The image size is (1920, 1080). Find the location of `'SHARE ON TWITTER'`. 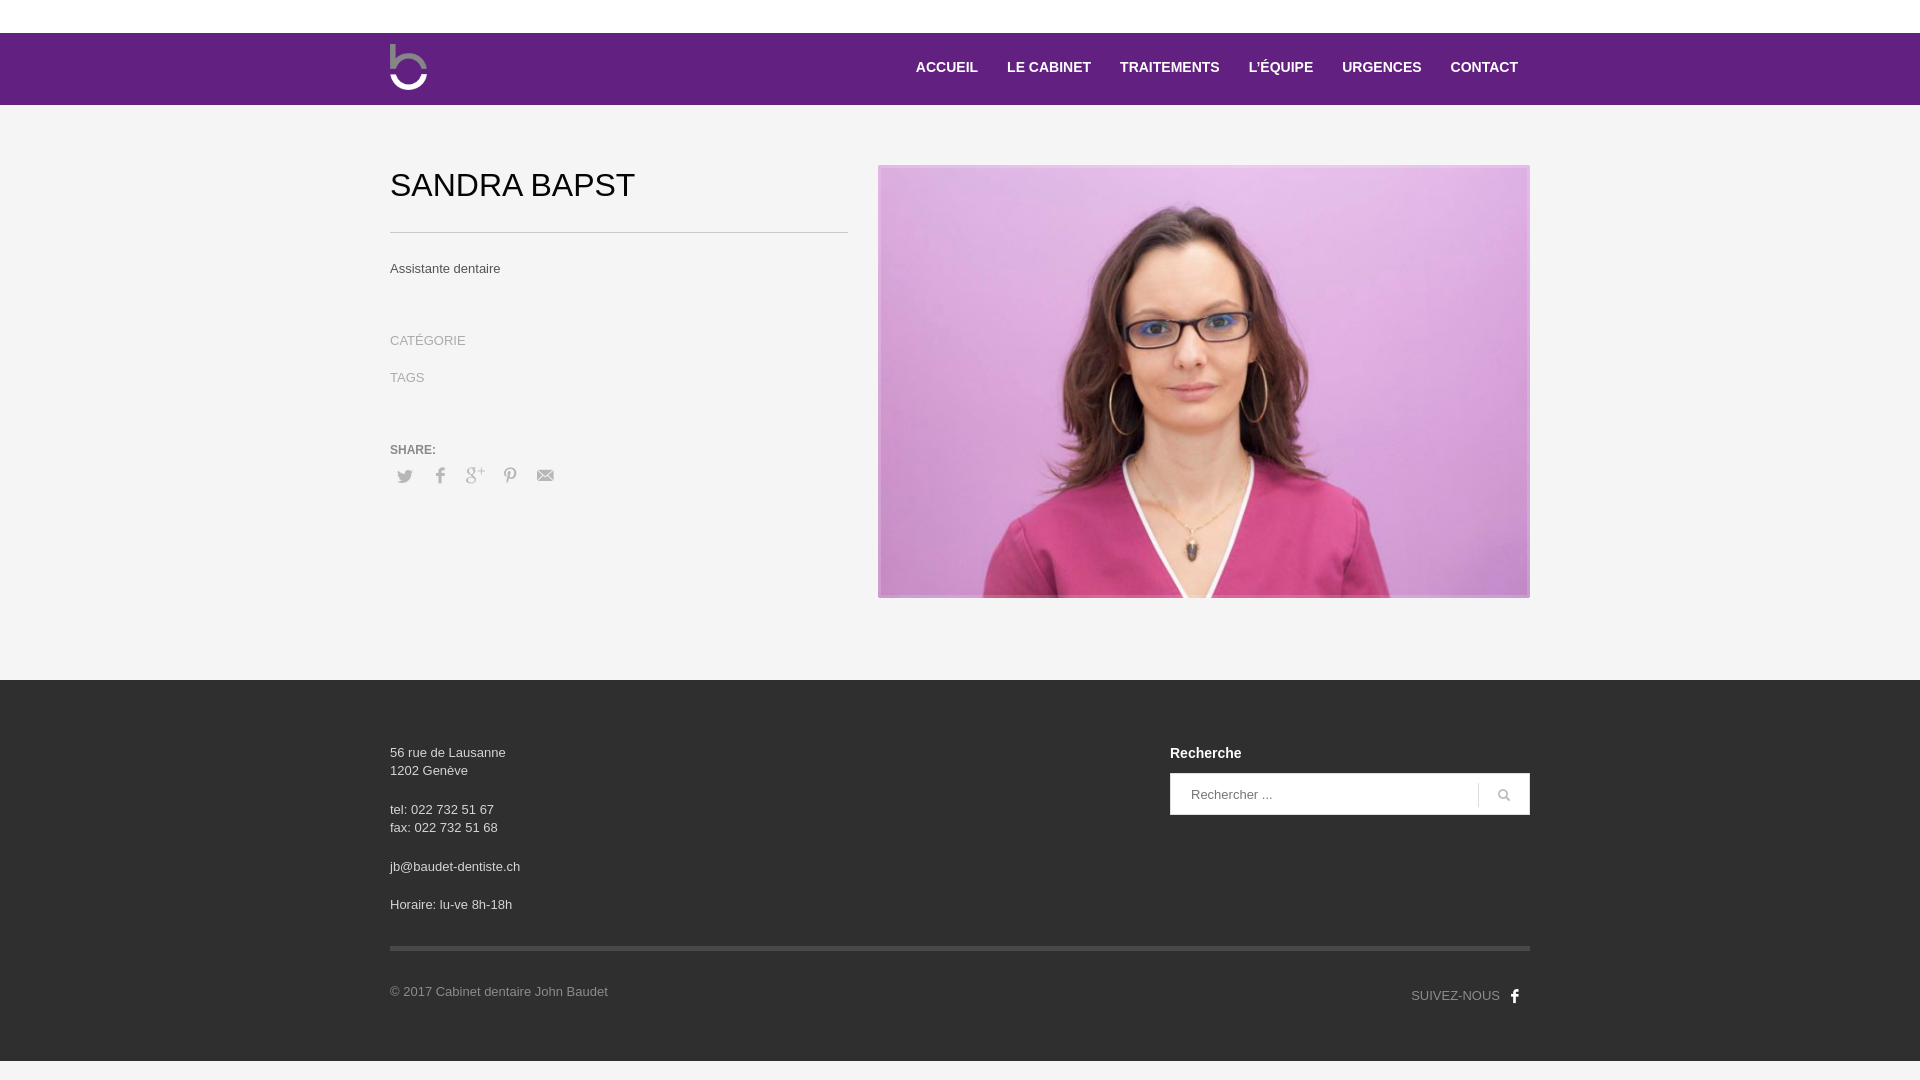

'SHARE ON TWITTER' is located at coordinates (403, 477).